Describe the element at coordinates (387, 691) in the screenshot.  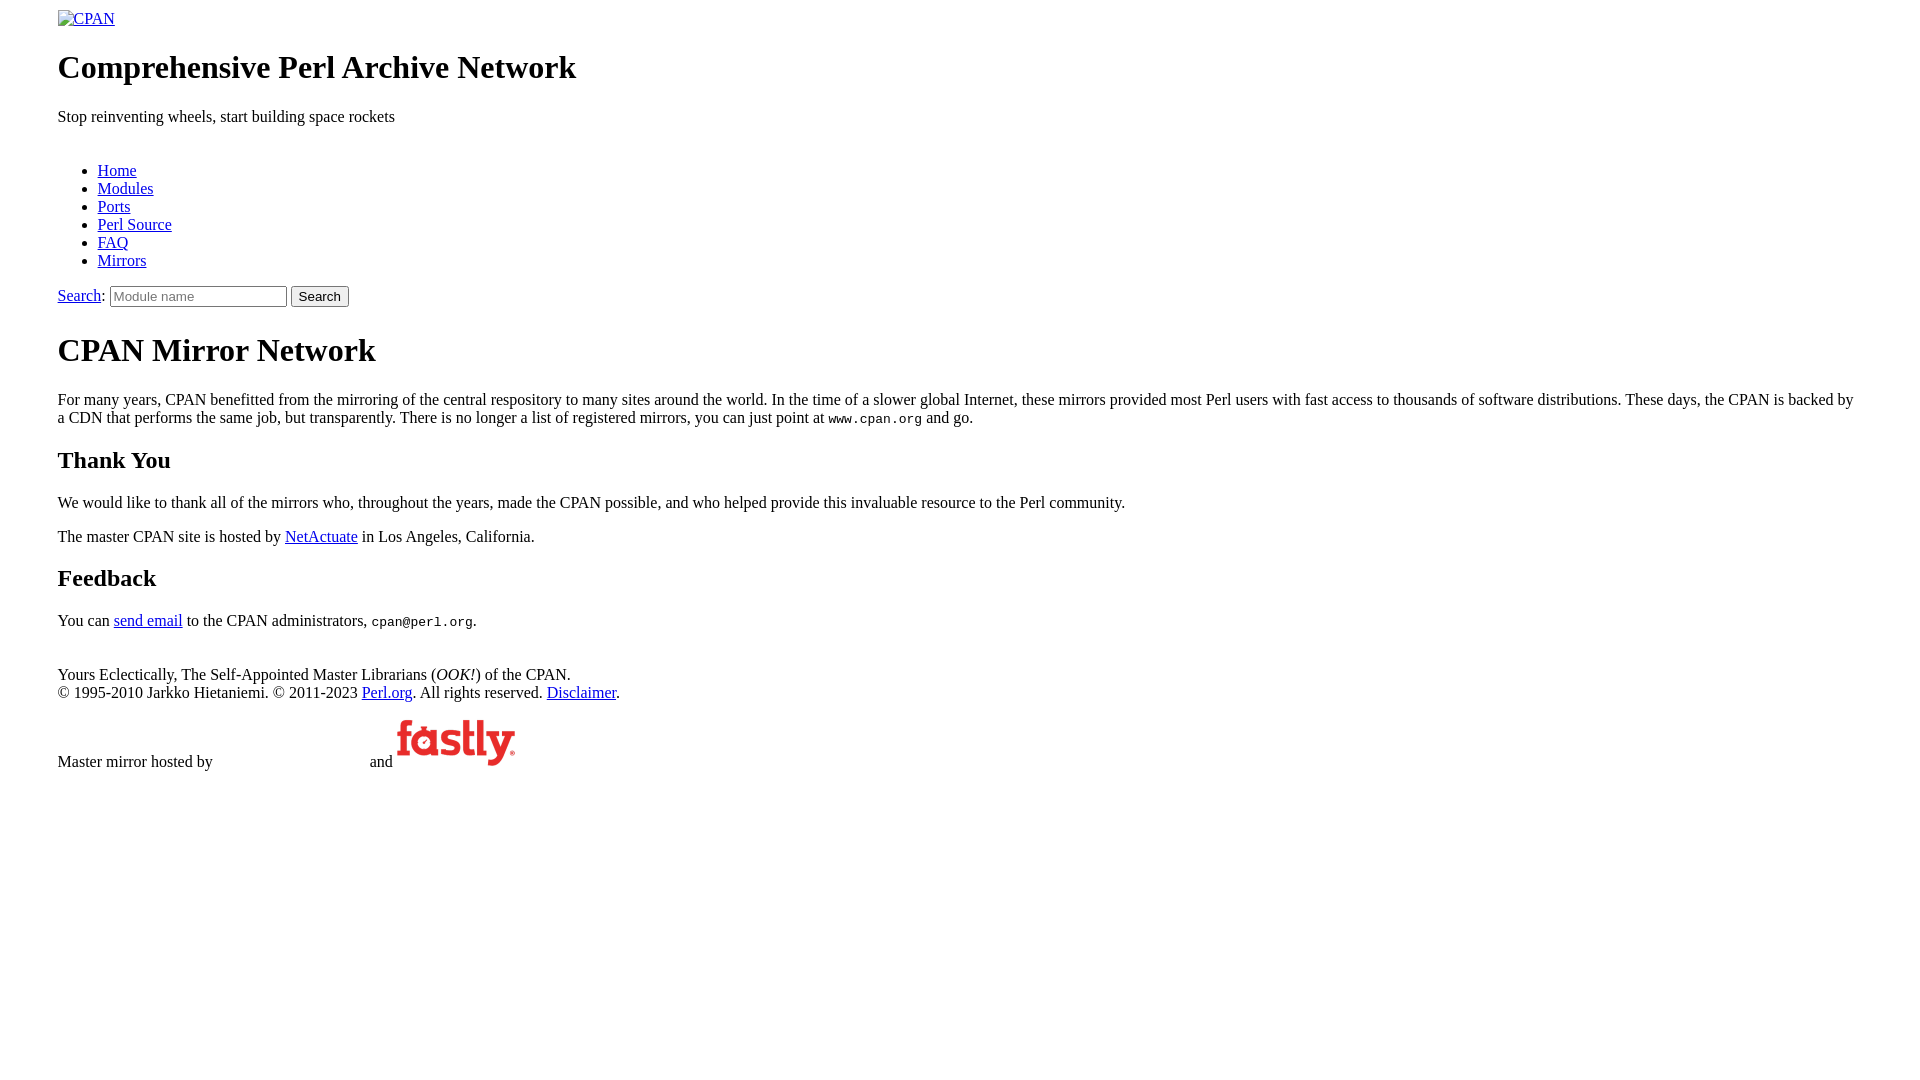
I see `'Perl.org'` at that location.